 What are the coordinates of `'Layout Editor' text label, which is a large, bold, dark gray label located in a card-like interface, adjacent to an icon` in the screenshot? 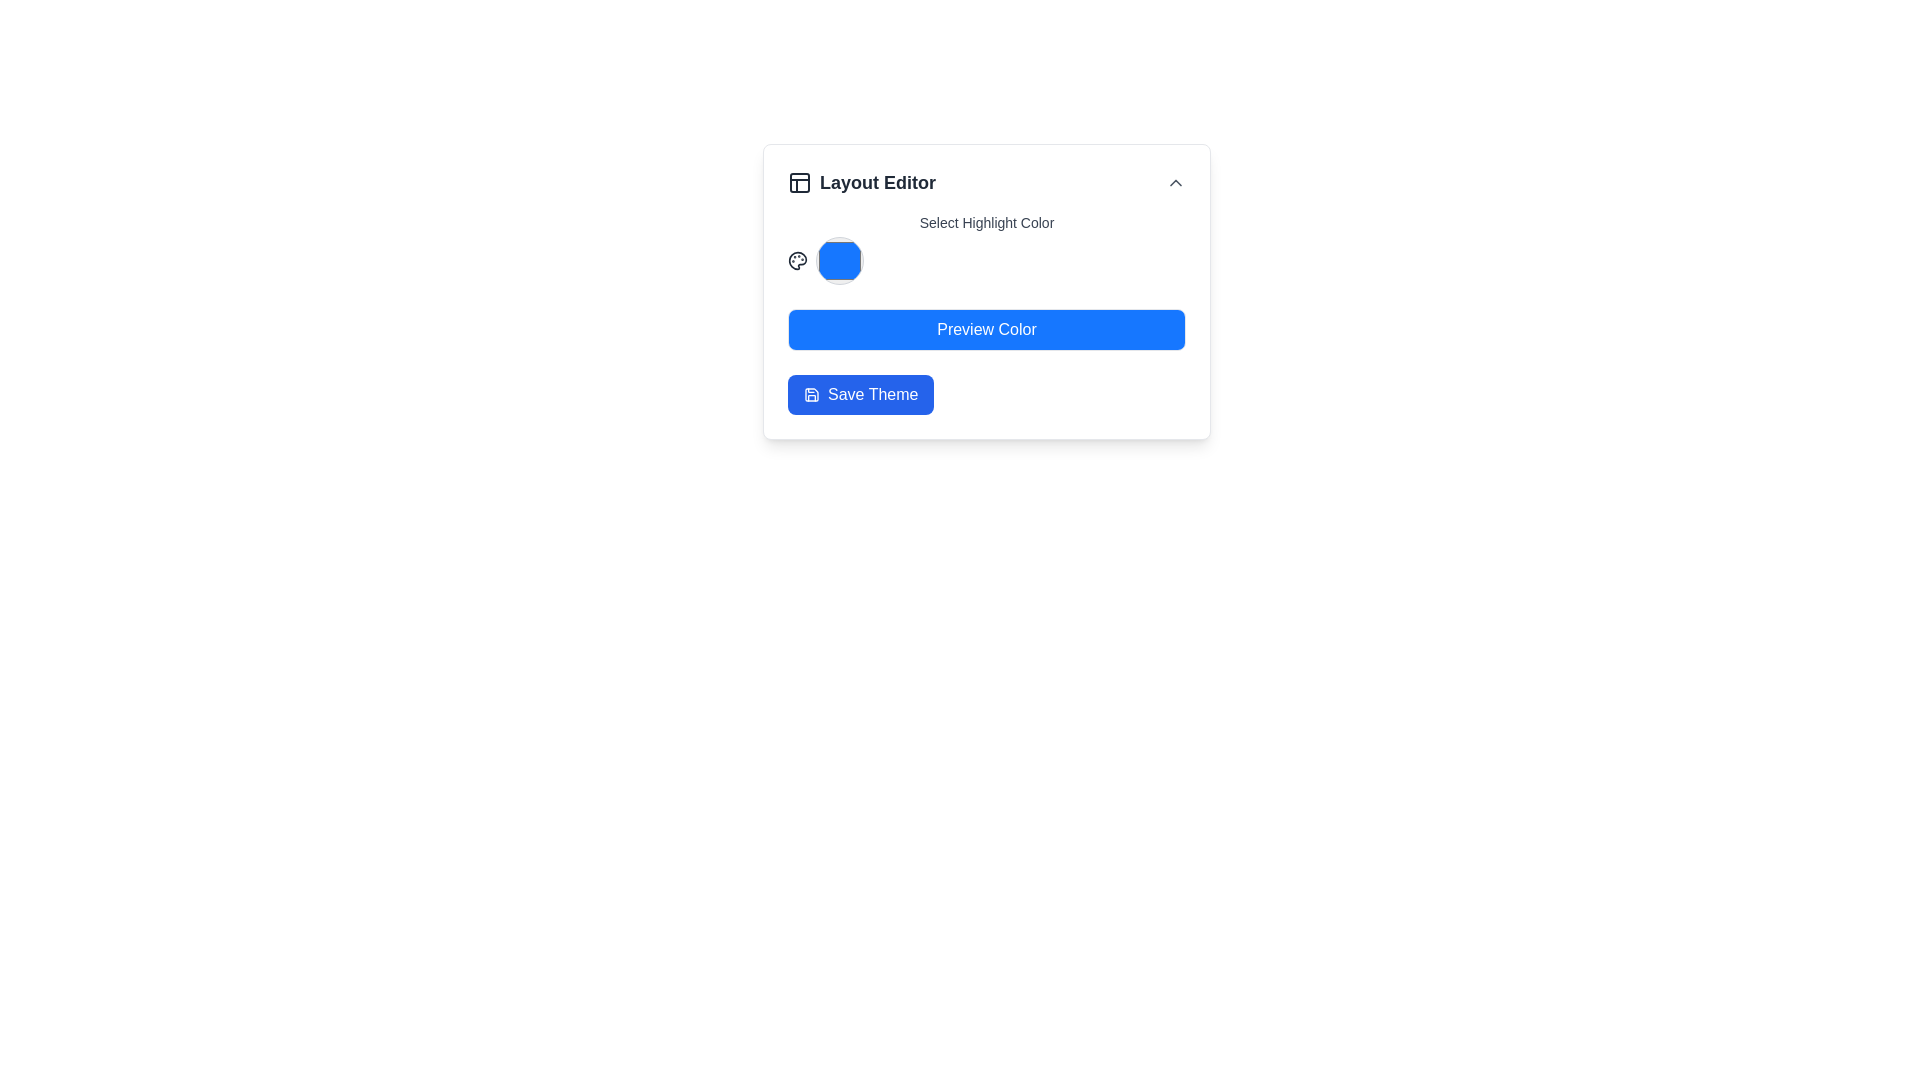 It's located at (878, 182).